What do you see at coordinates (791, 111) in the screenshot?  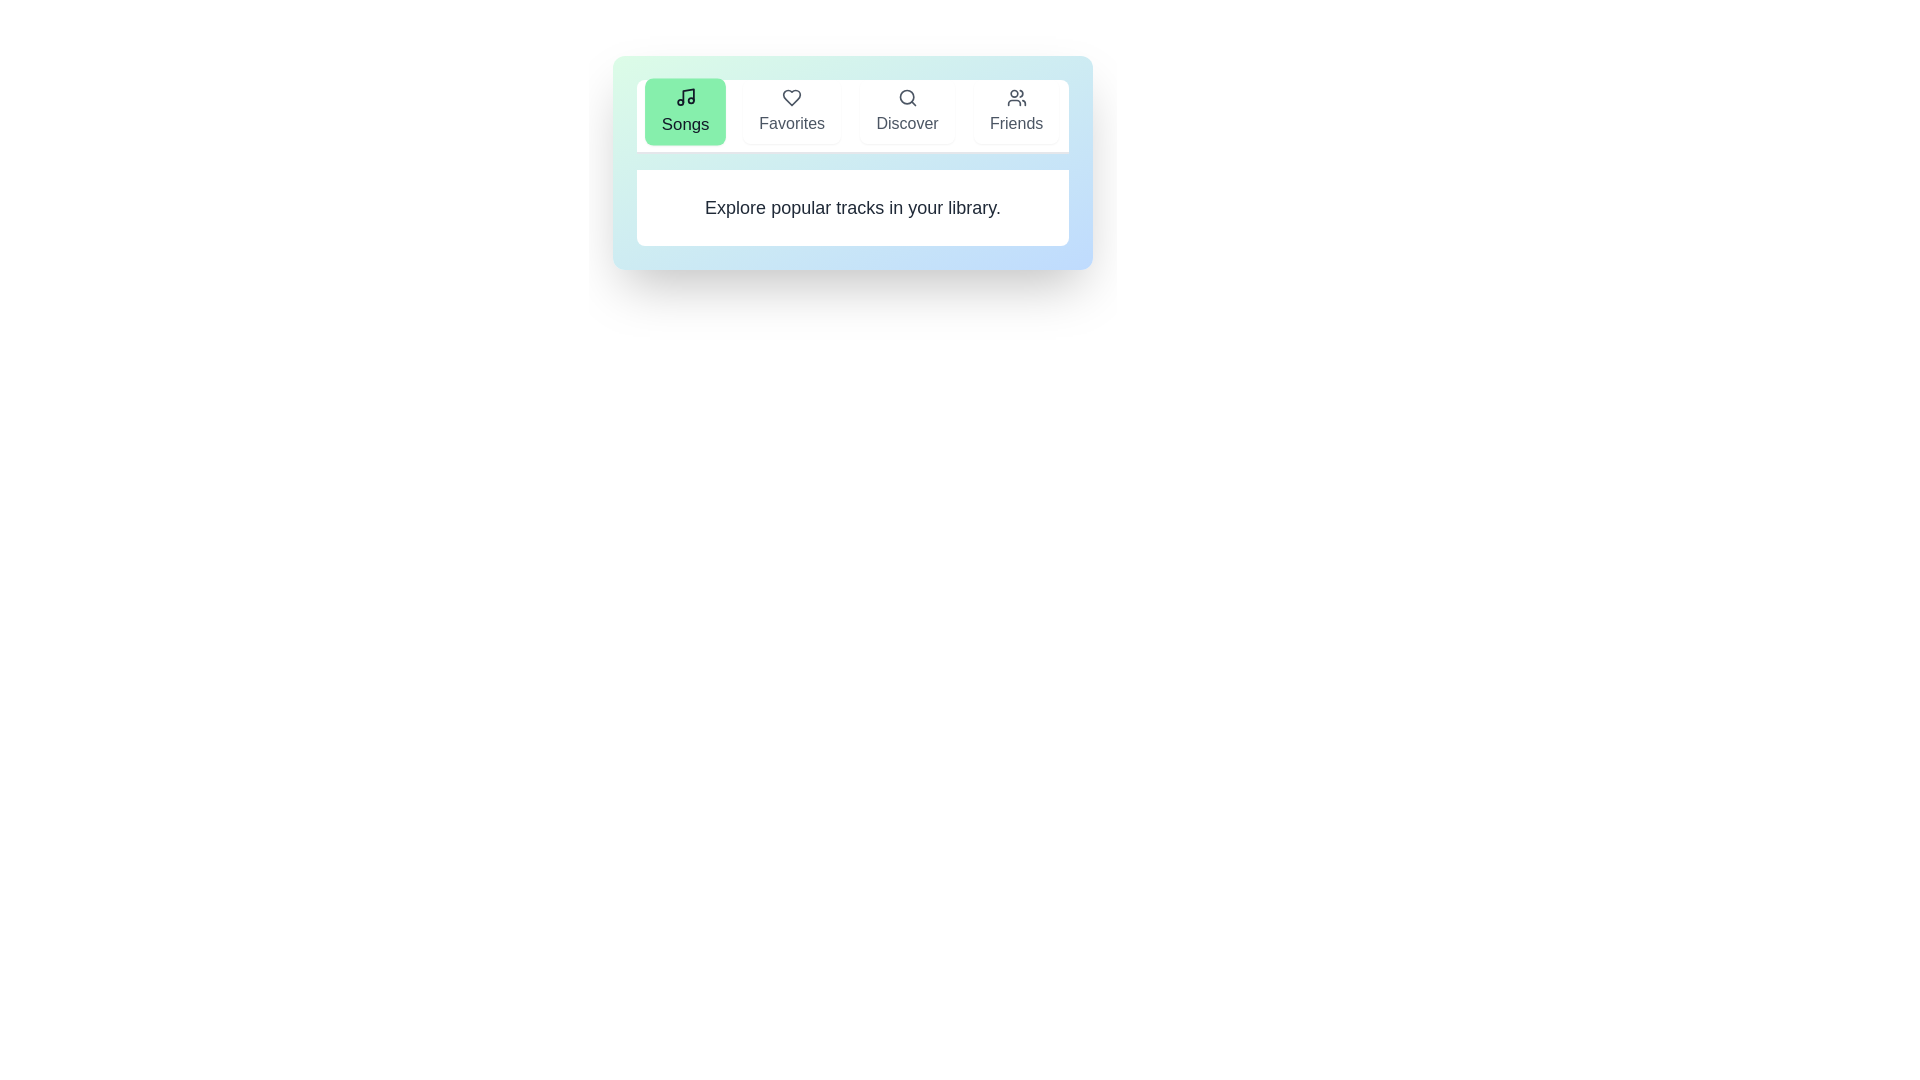 I see `the tab labeled Favorites to observe its hover styling` at bounding box center [791, 111].